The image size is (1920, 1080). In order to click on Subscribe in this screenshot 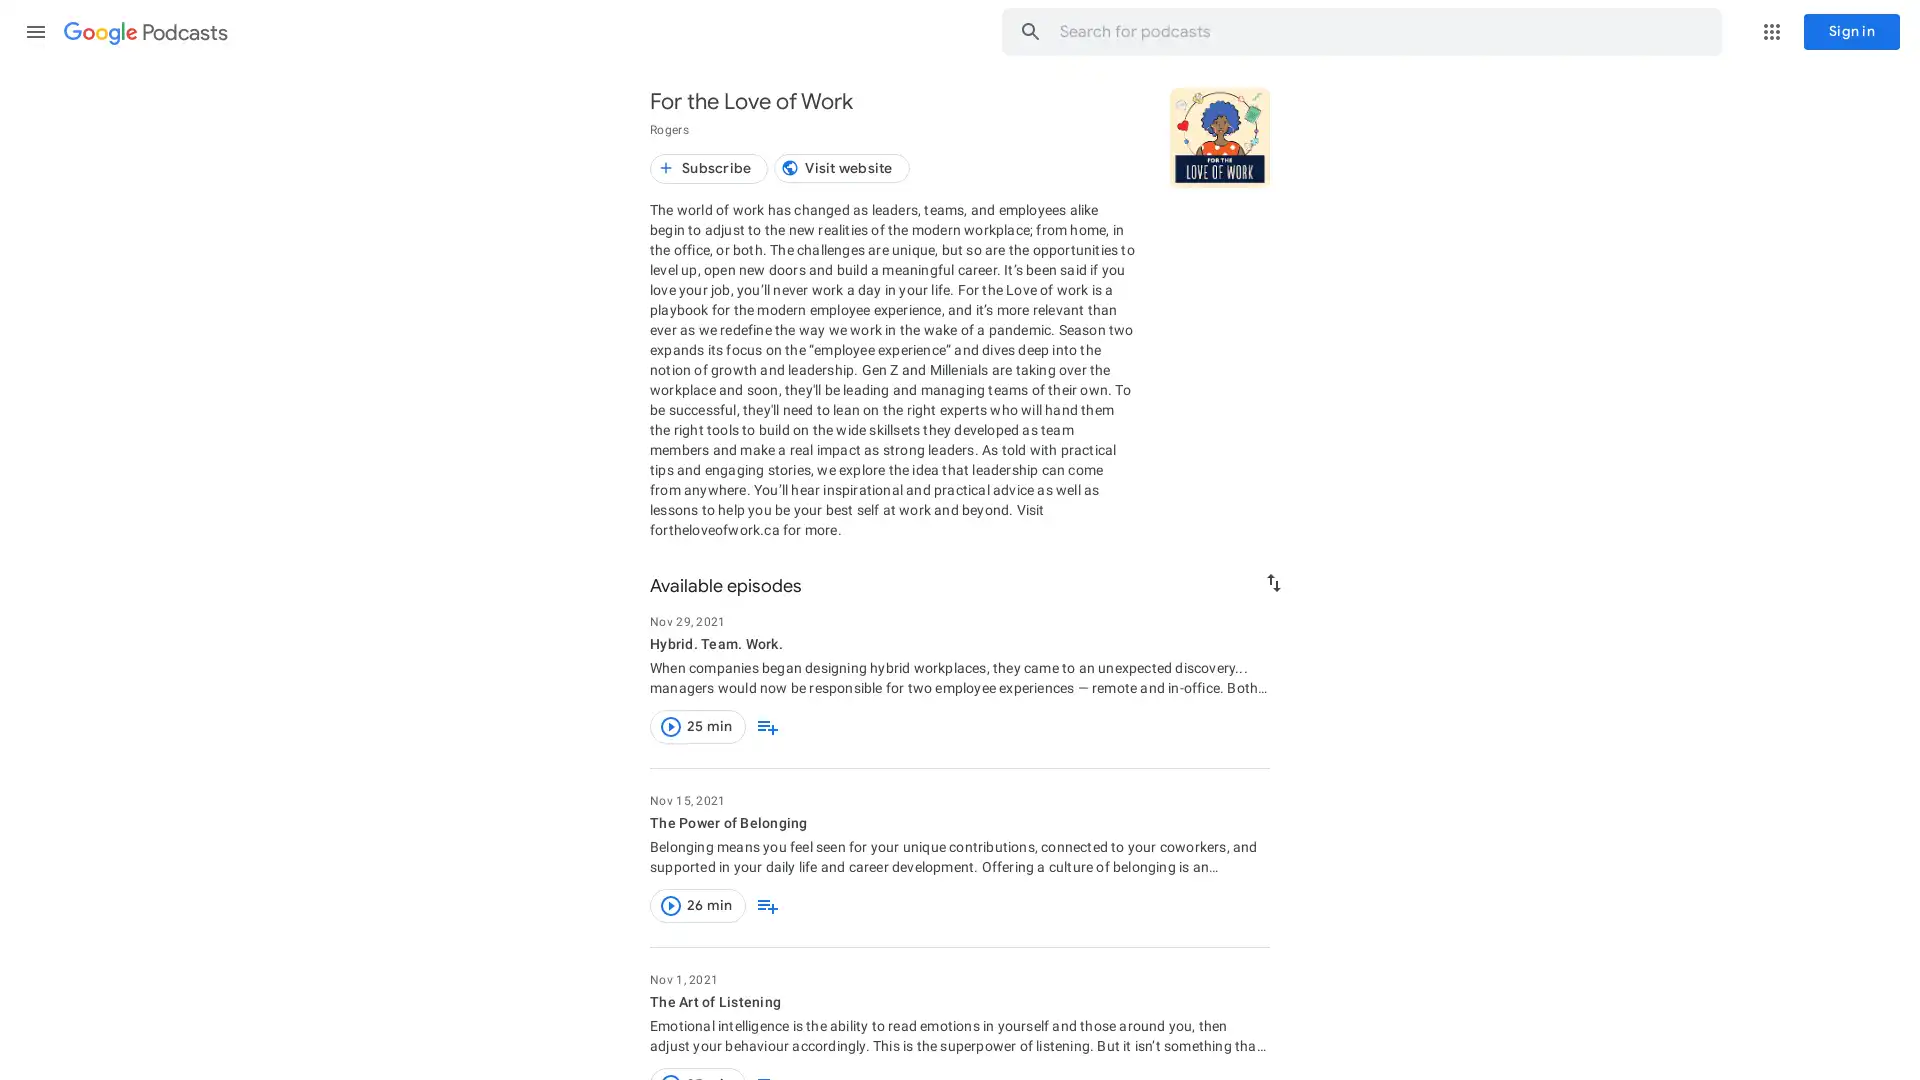, I will do `click(709, 168)`.